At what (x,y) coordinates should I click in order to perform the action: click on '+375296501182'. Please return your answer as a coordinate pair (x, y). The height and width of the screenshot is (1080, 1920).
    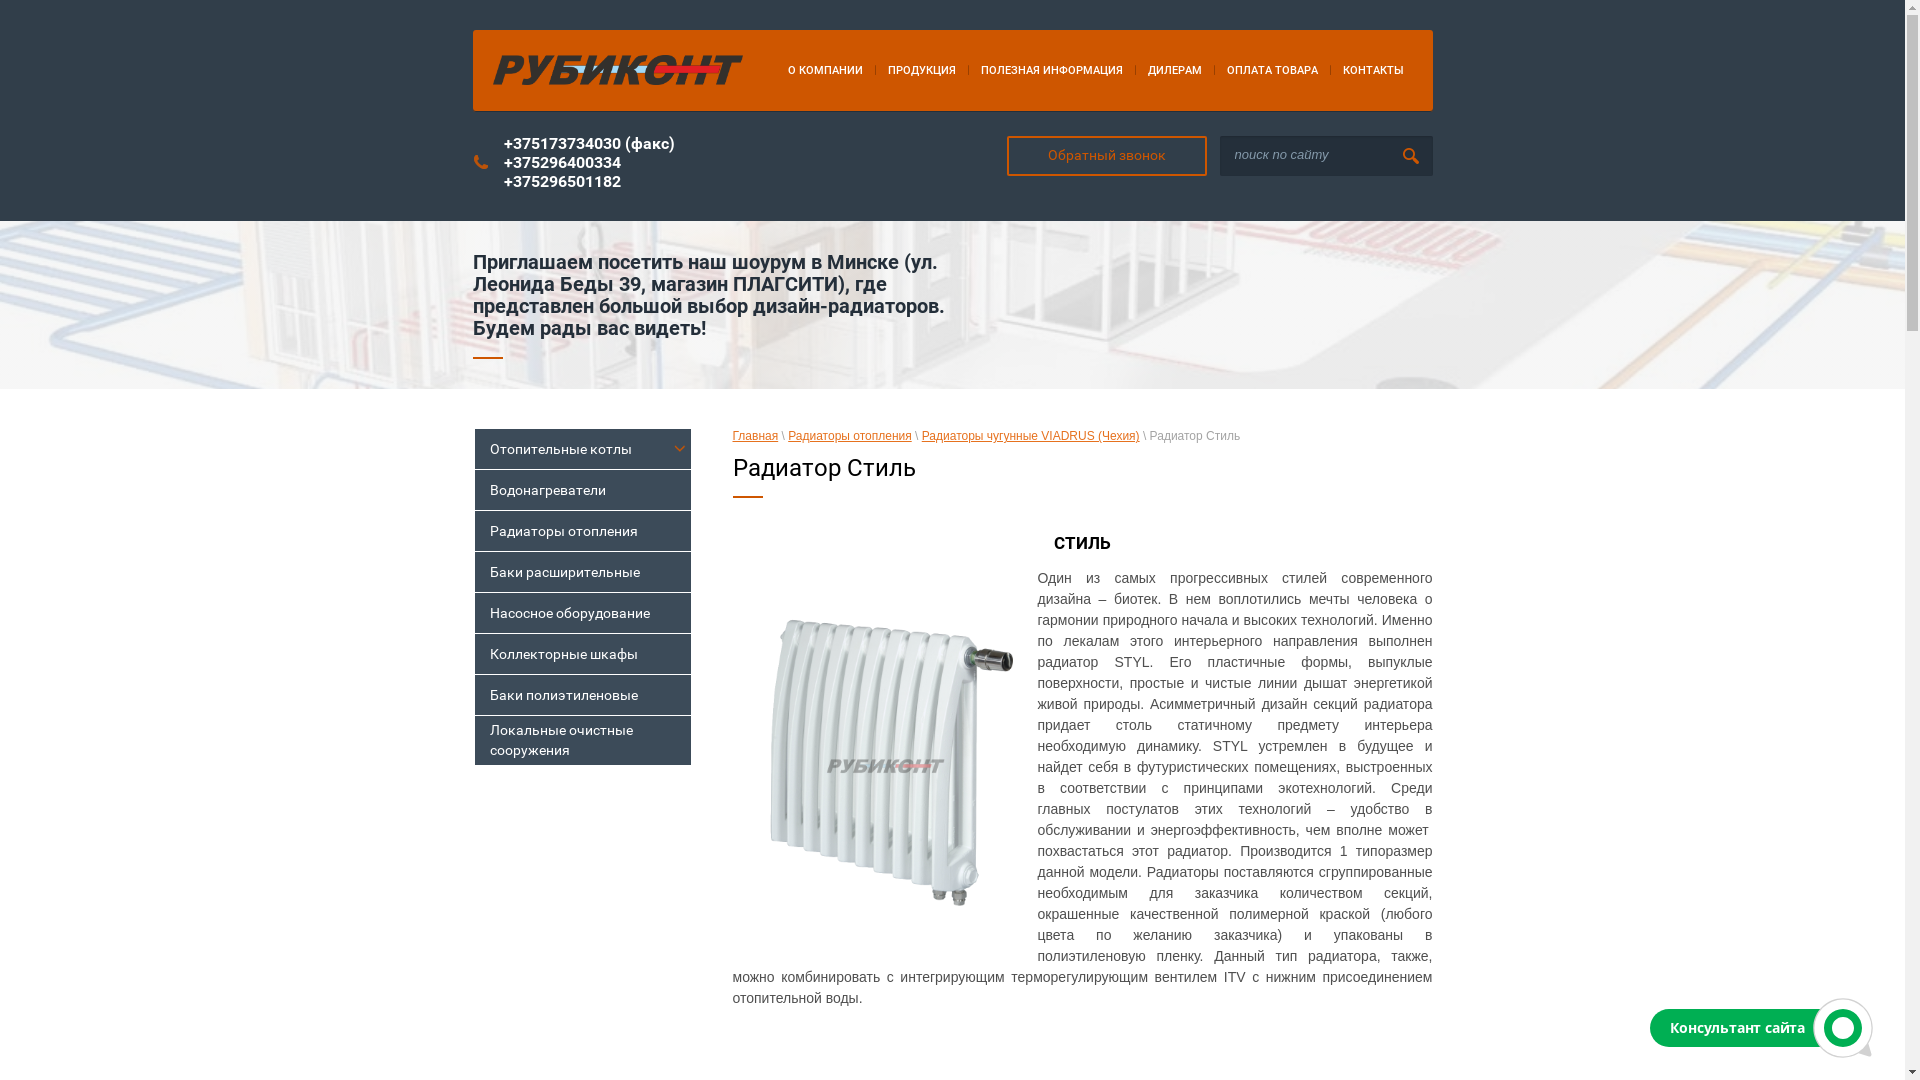
    Looking at the image, I should click on (504, 181).